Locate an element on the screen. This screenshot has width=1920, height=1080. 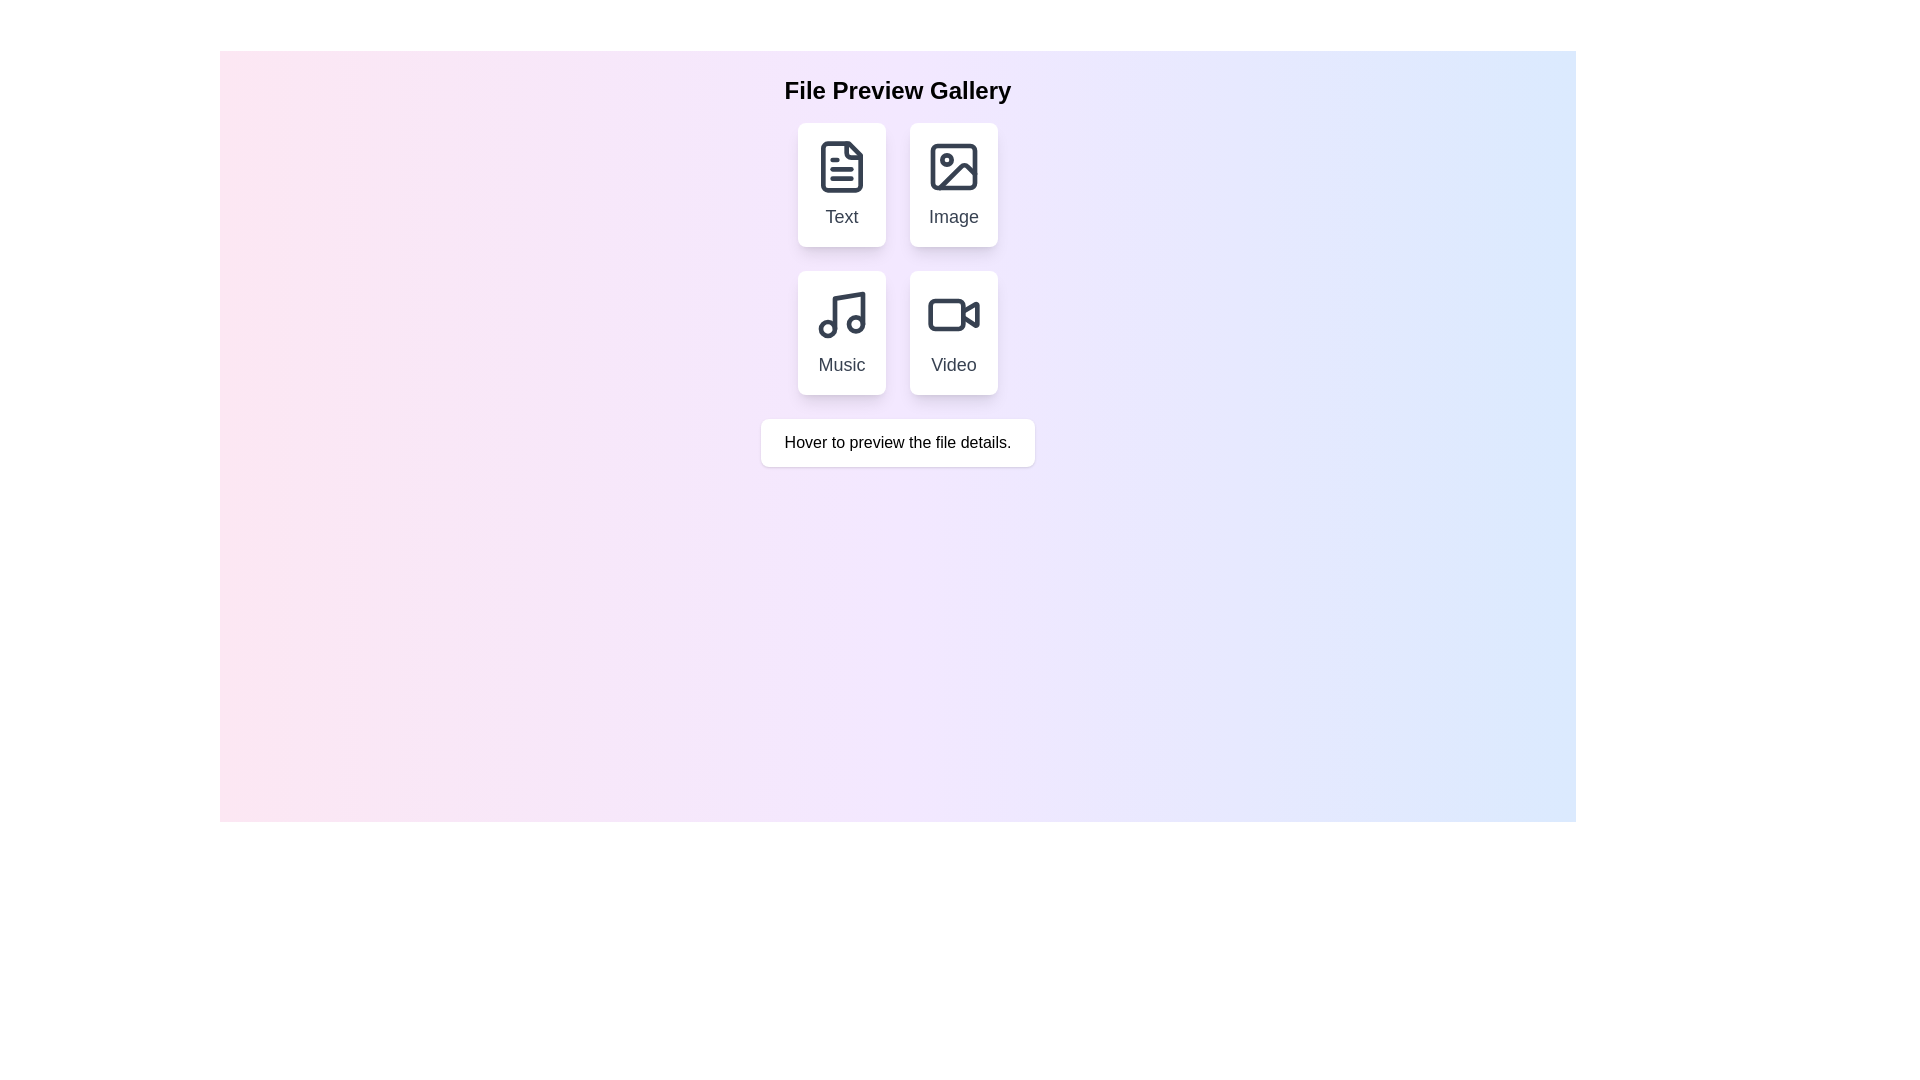
the minimalist gray mountain and sun/moon icon located in the 'Image' card, positioned in the second slot of a 2x2 grid layout is located at coordinates (953, 165).